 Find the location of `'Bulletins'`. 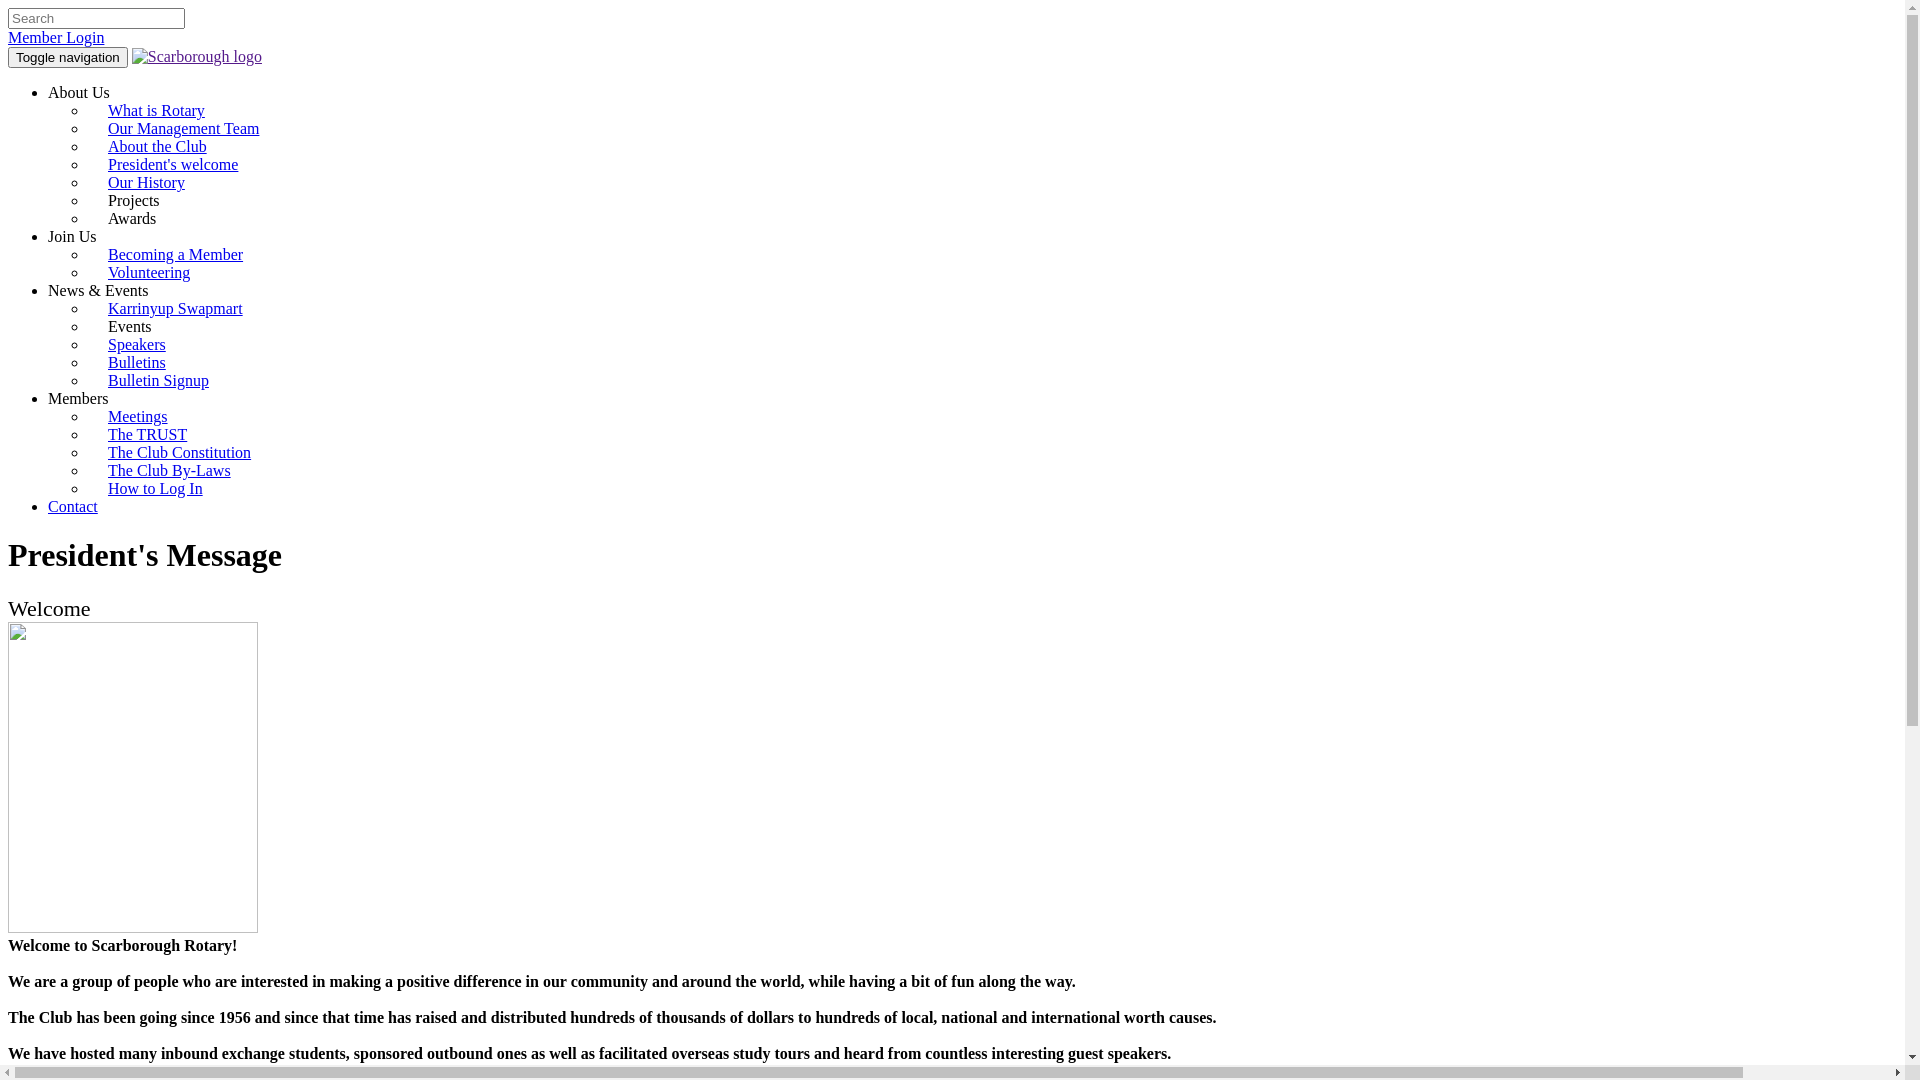

'Bulletins' is located at coordinates (136, 362).